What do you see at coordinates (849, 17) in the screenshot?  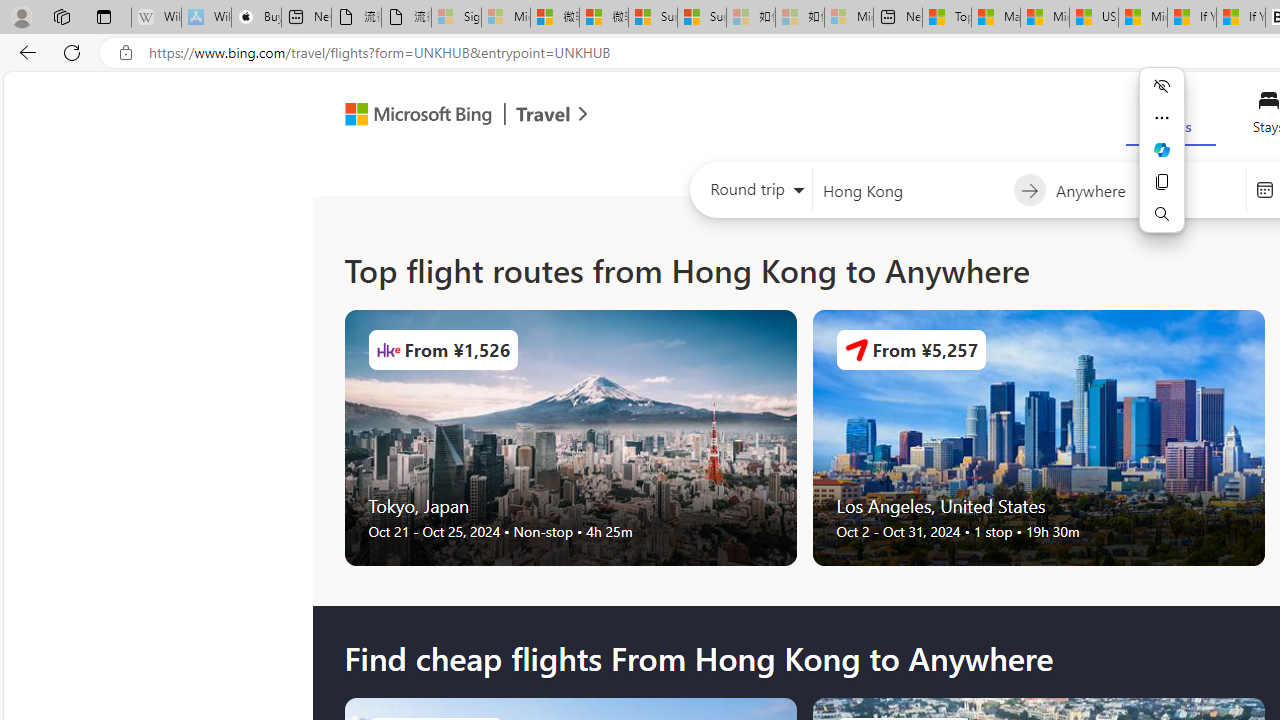 I see `'Microsoft account | Account Checkup - Sleeping'` at bounding box center [849, 17].